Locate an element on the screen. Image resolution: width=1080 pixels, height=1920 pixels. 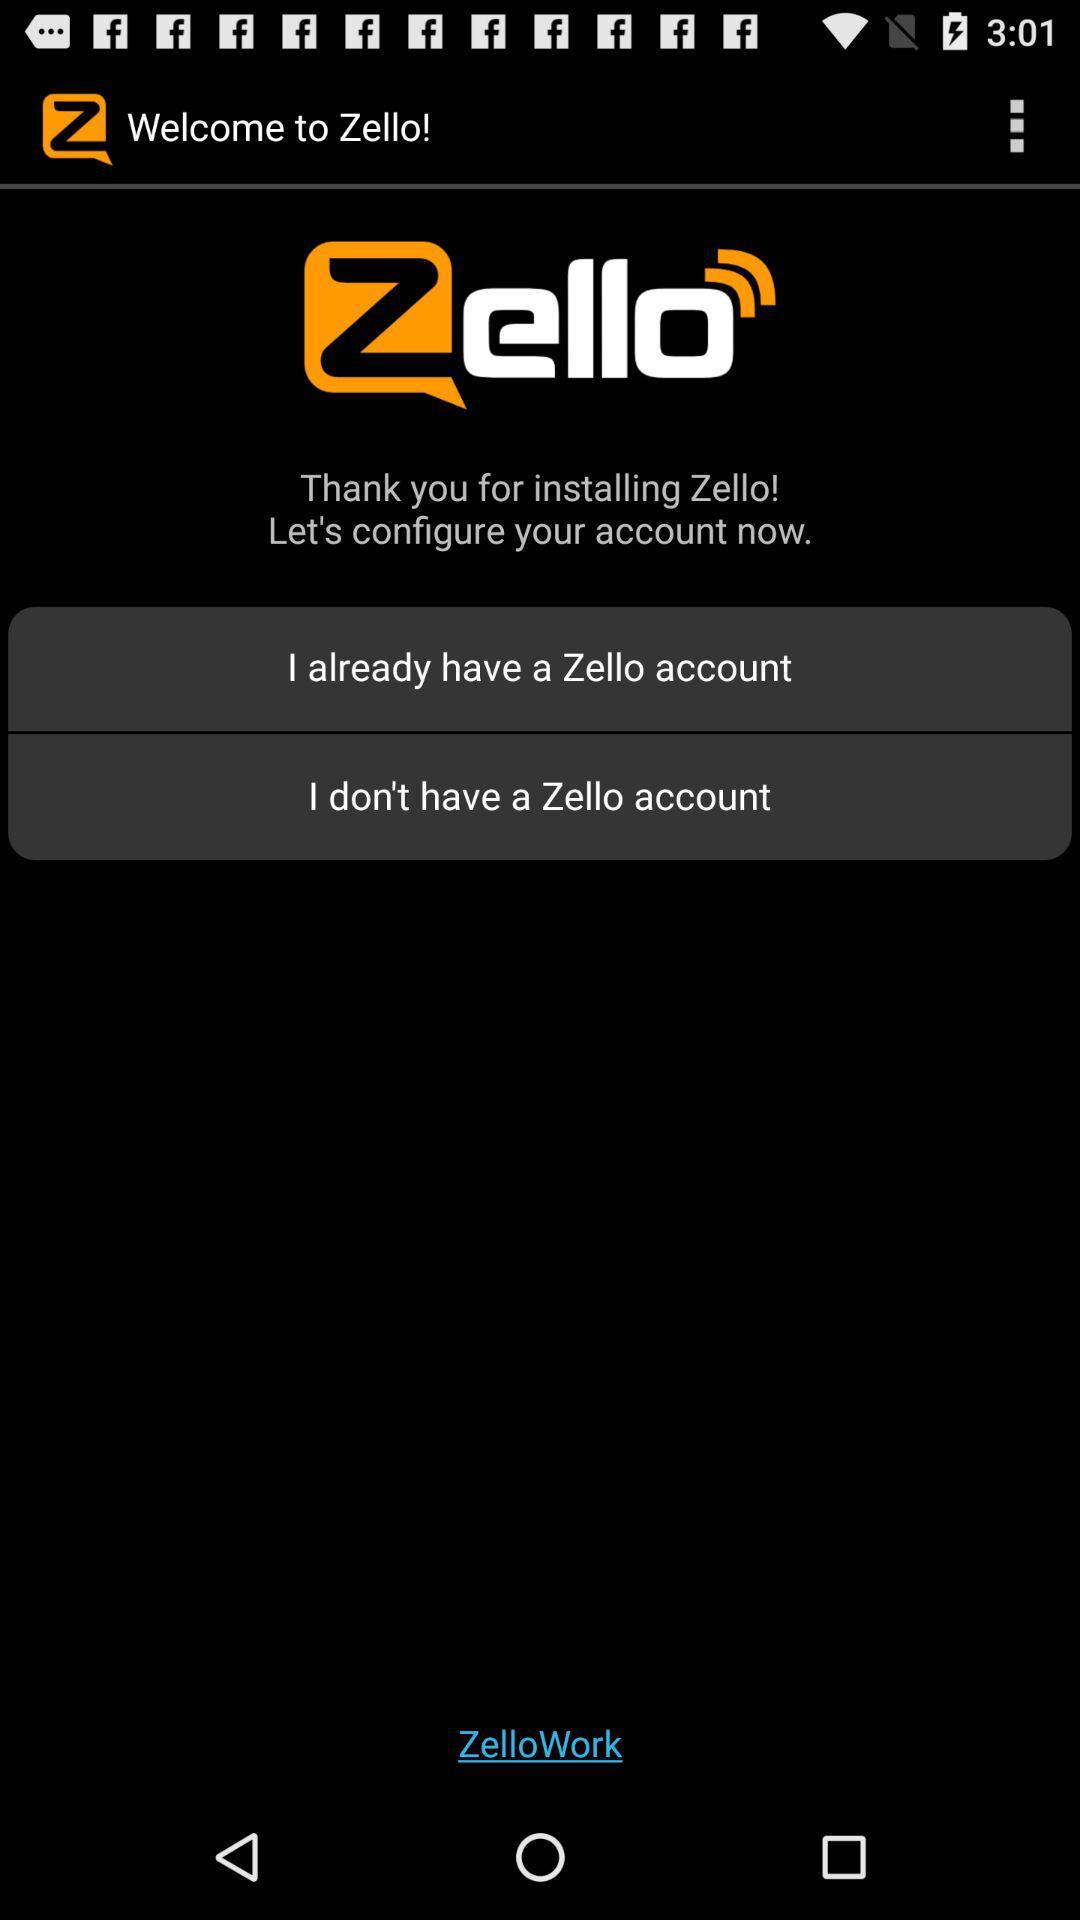
the item above the thank you for app is located at coordinates (1017, 124).